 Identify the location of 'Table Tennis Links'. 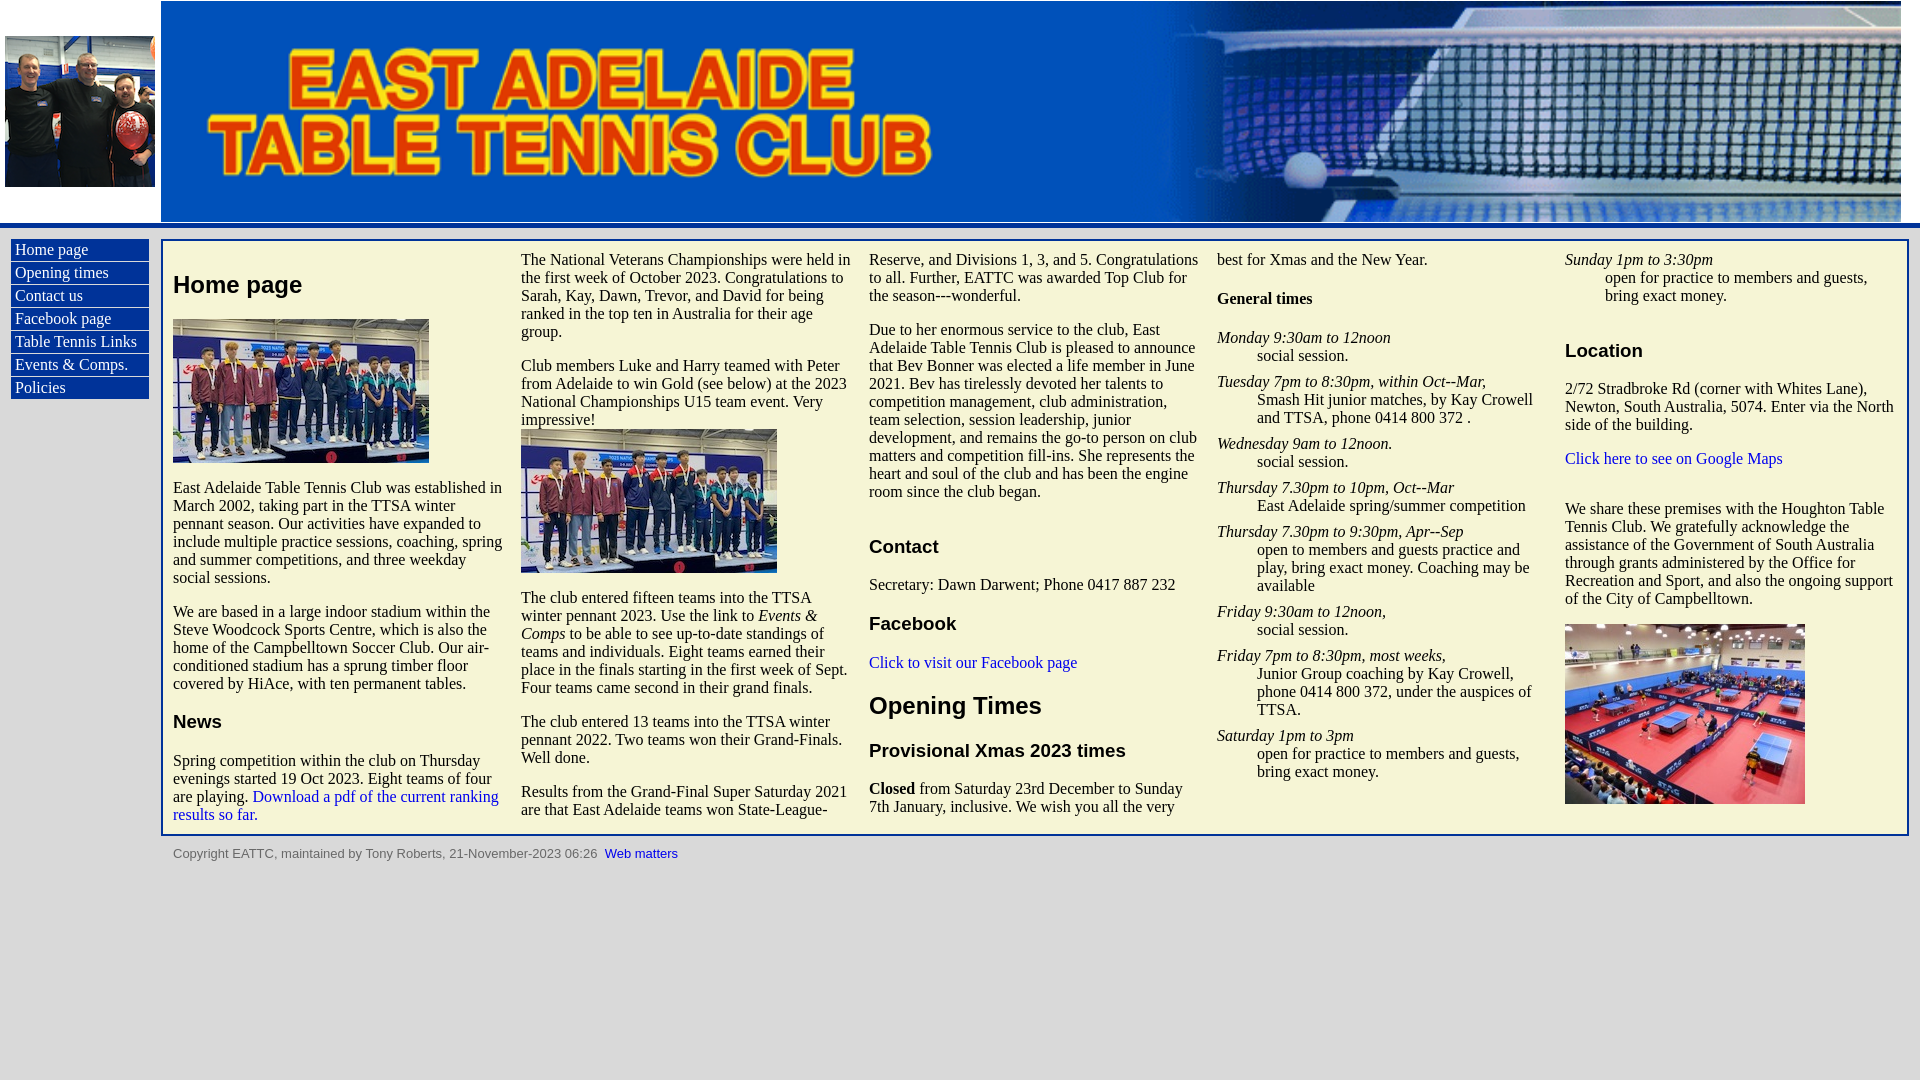
(80, 341).